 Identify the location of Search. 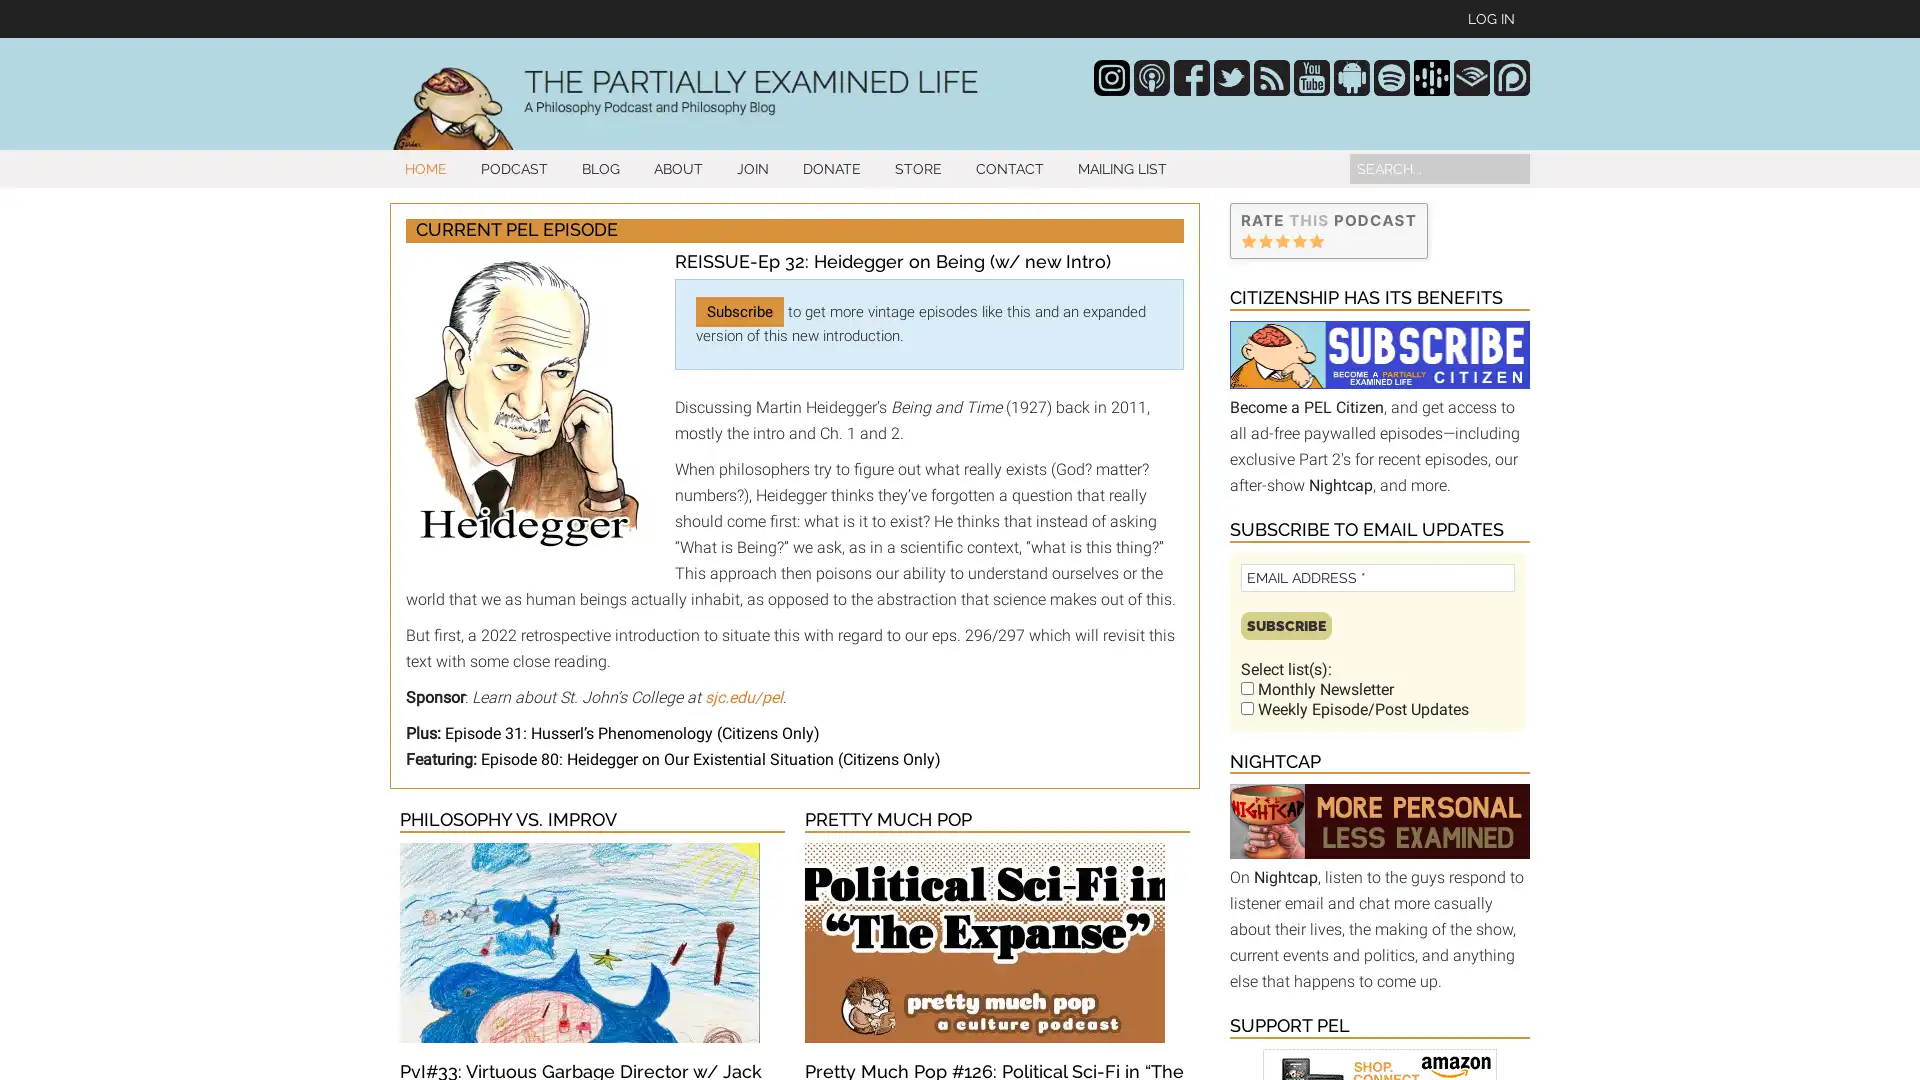
(1528, 152).